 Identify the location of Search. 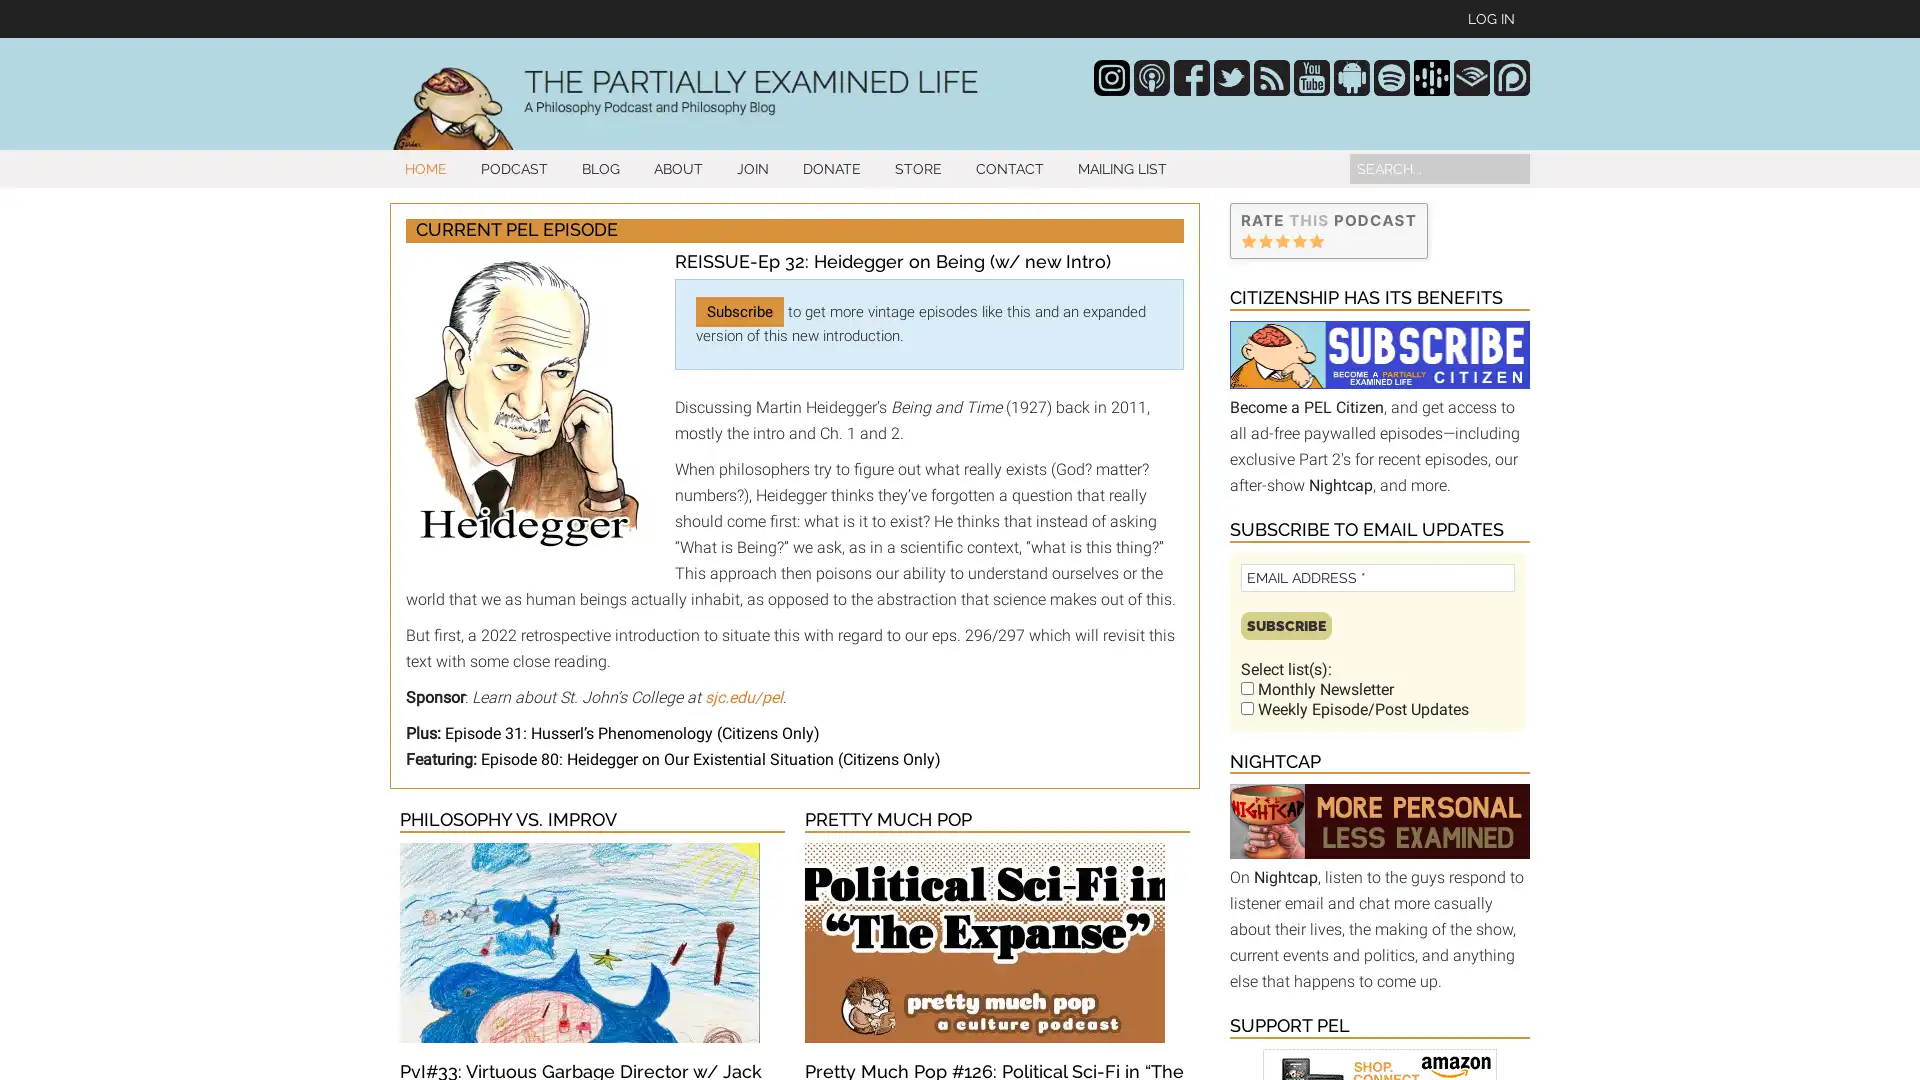
(1528, 152).